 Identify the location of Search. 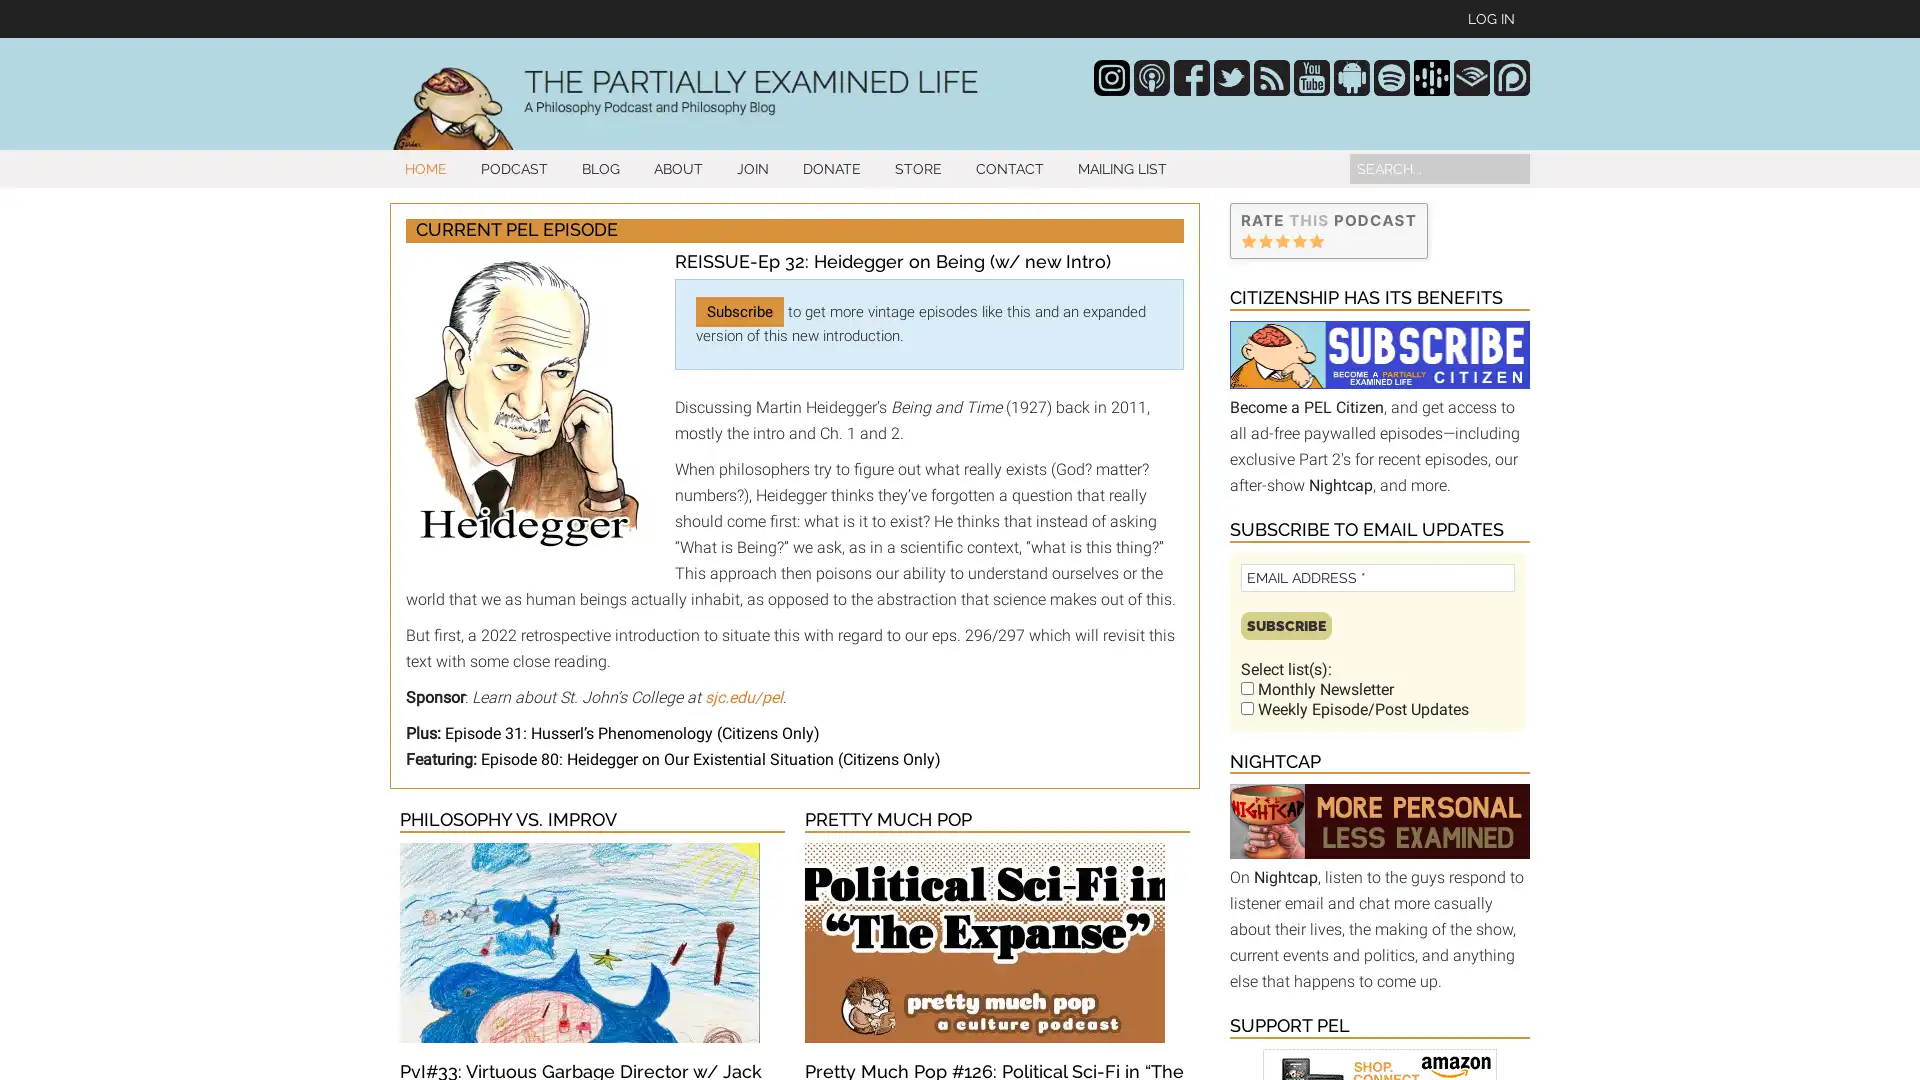
(1528, 152).